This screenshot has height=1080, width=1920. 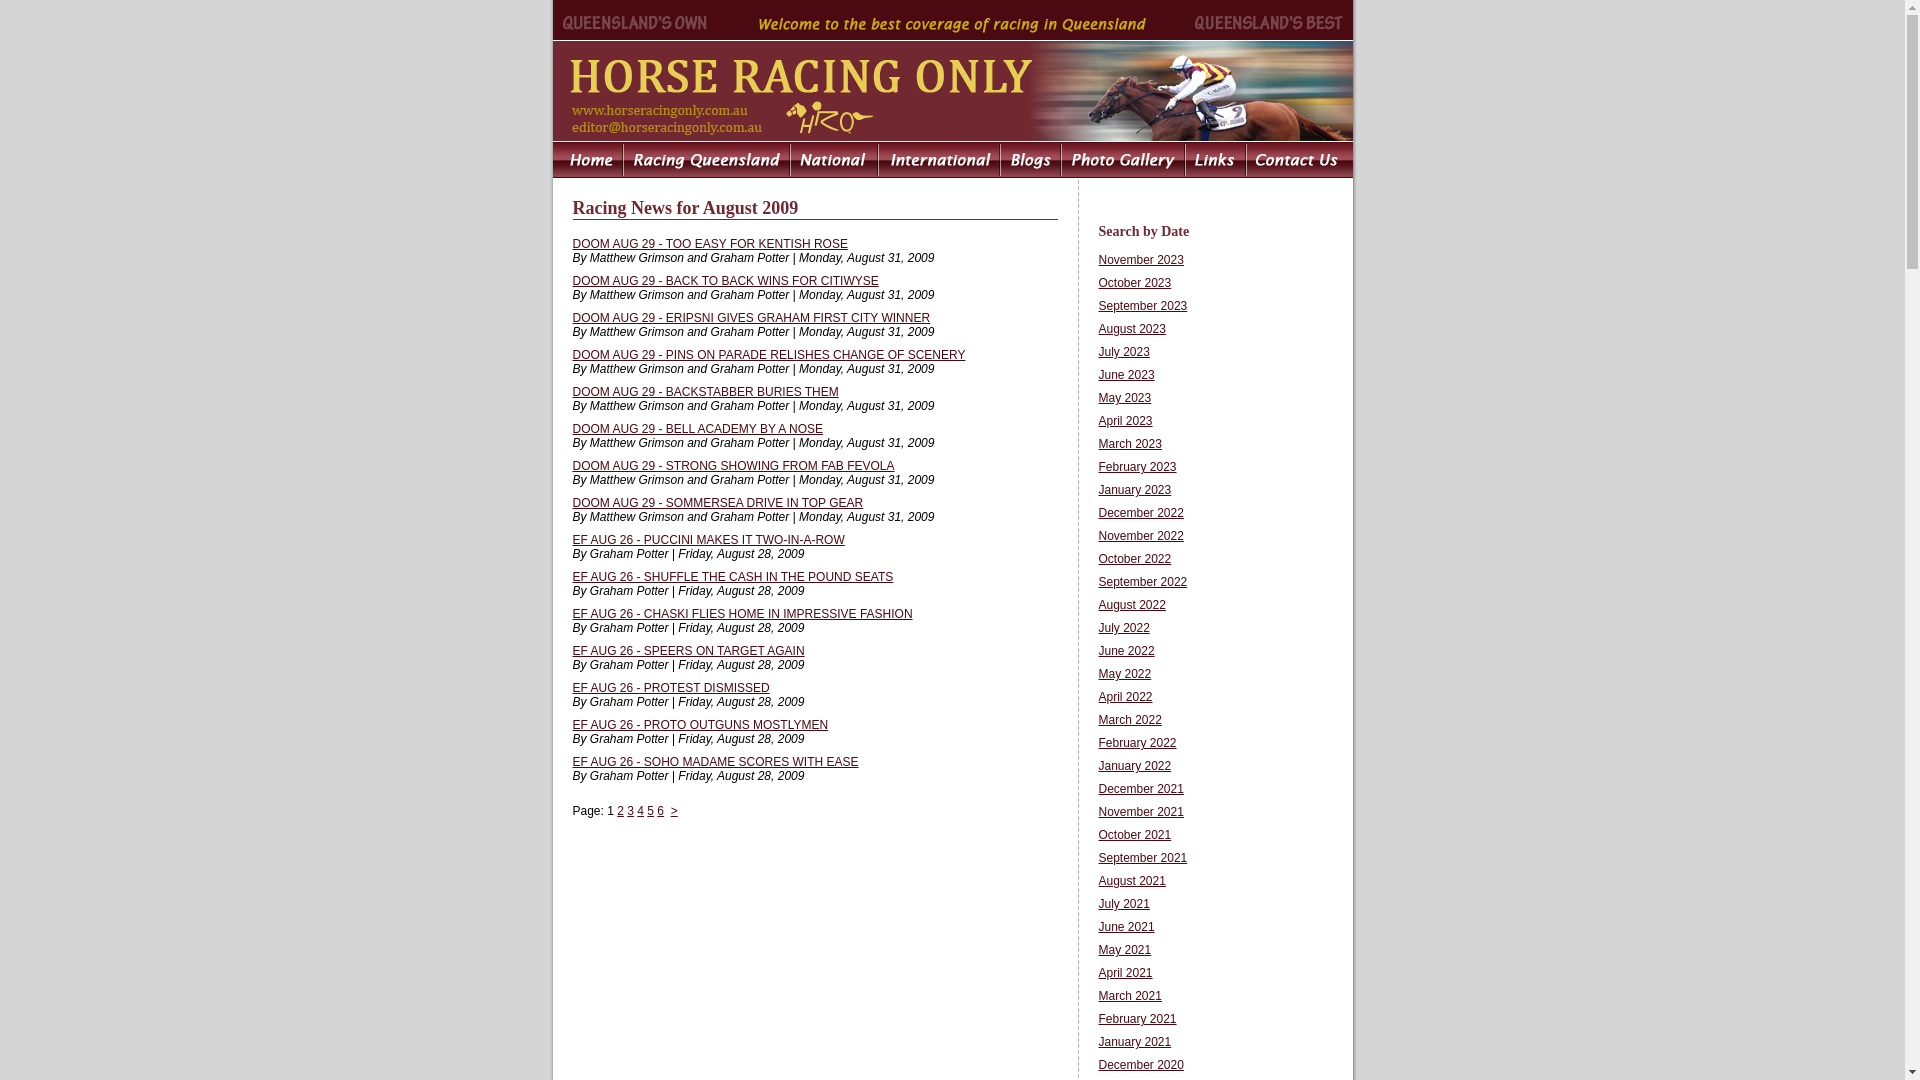 What do you see at coordinates (674, 810) in the screenshot?
I see `'>'` at bounding box center [674, 810].